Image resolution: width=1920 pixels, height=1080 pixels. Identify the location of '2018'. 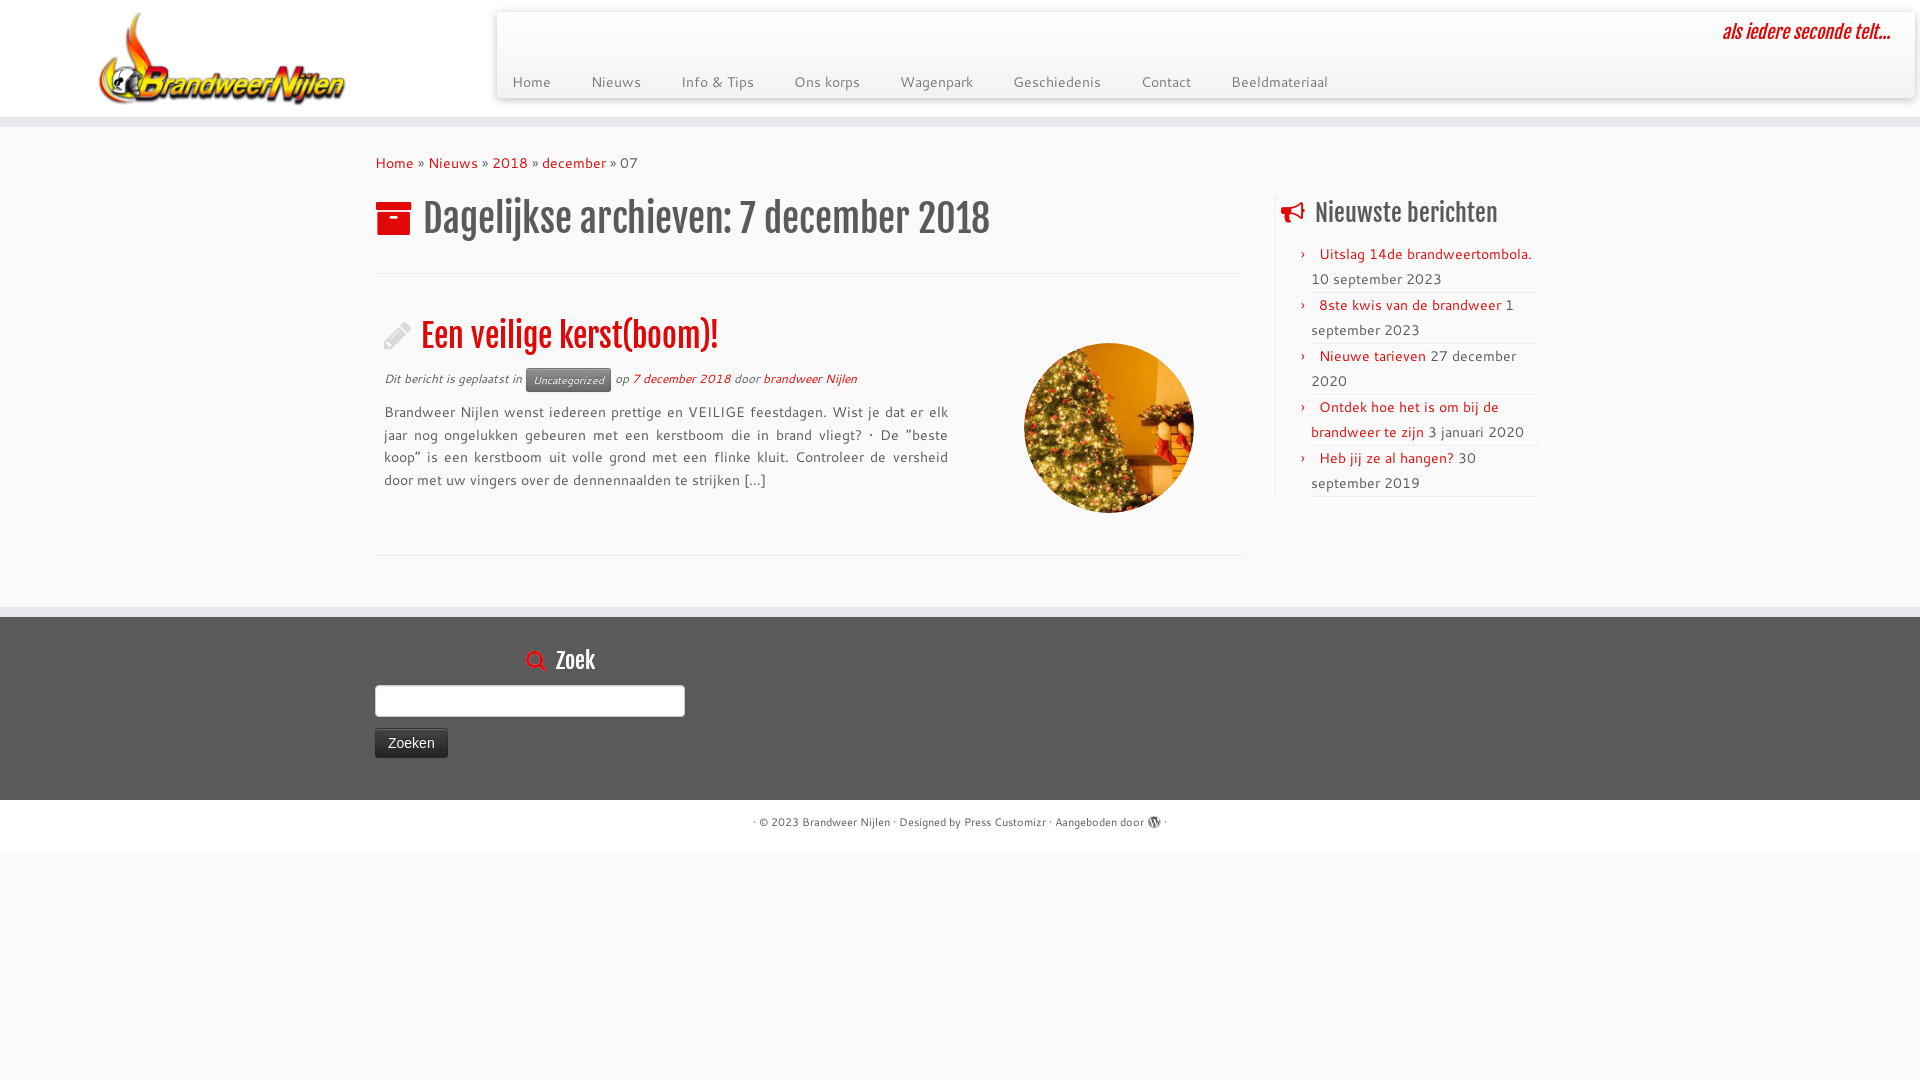
(509, 161).